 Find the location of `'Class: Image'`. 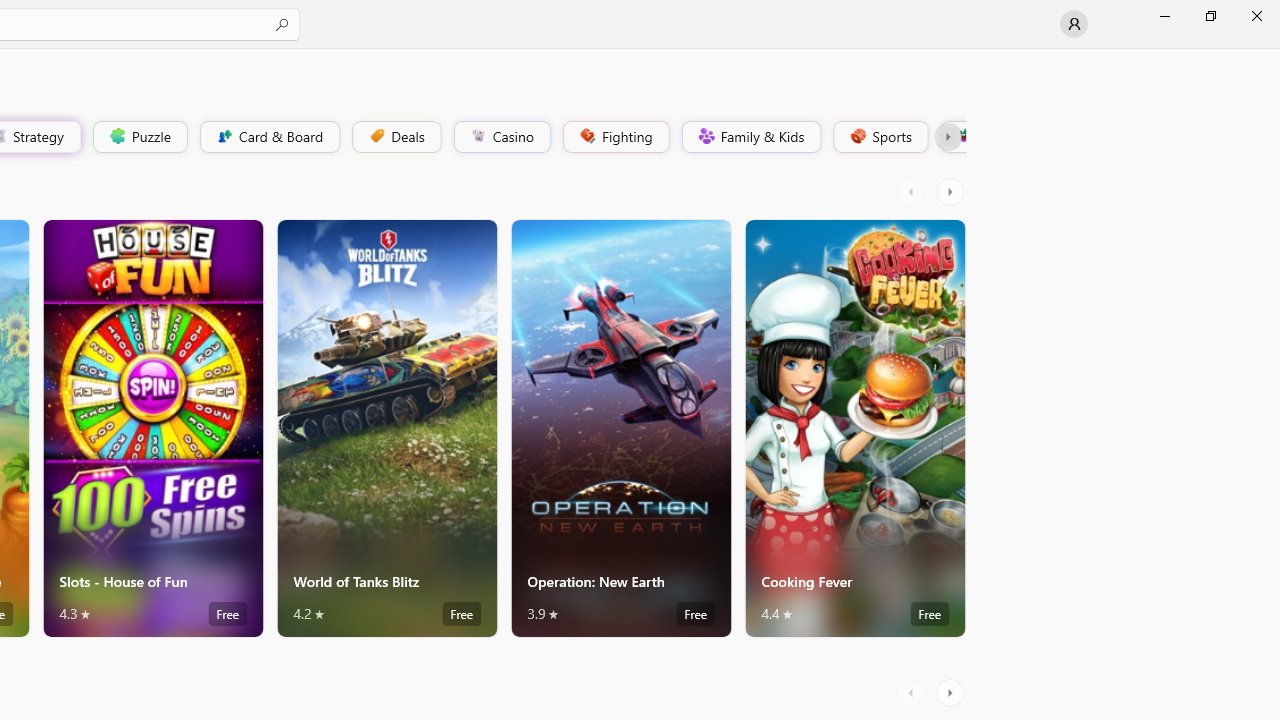

'Class: Image' is located at coordinates (961, 135).